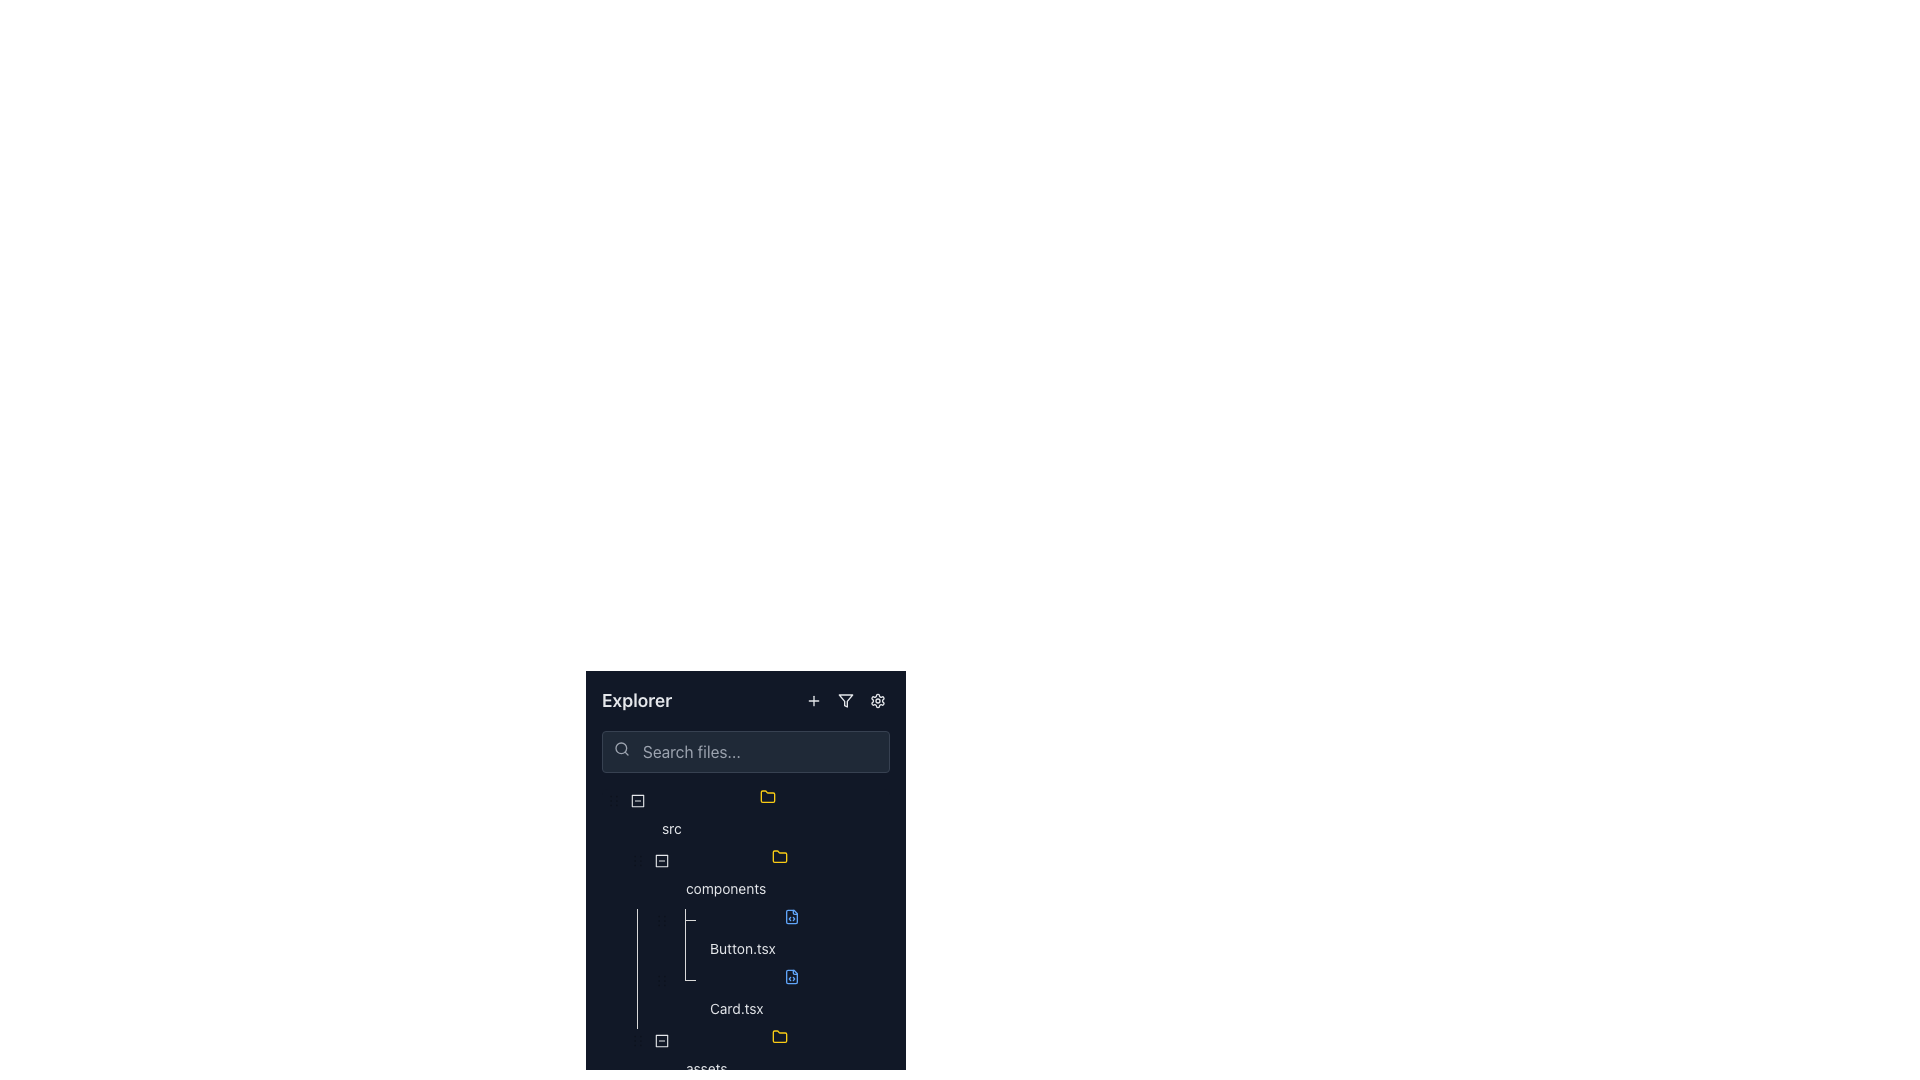  I want to click on the action button icon located in the top right of the sidebar, so click(814, 700).